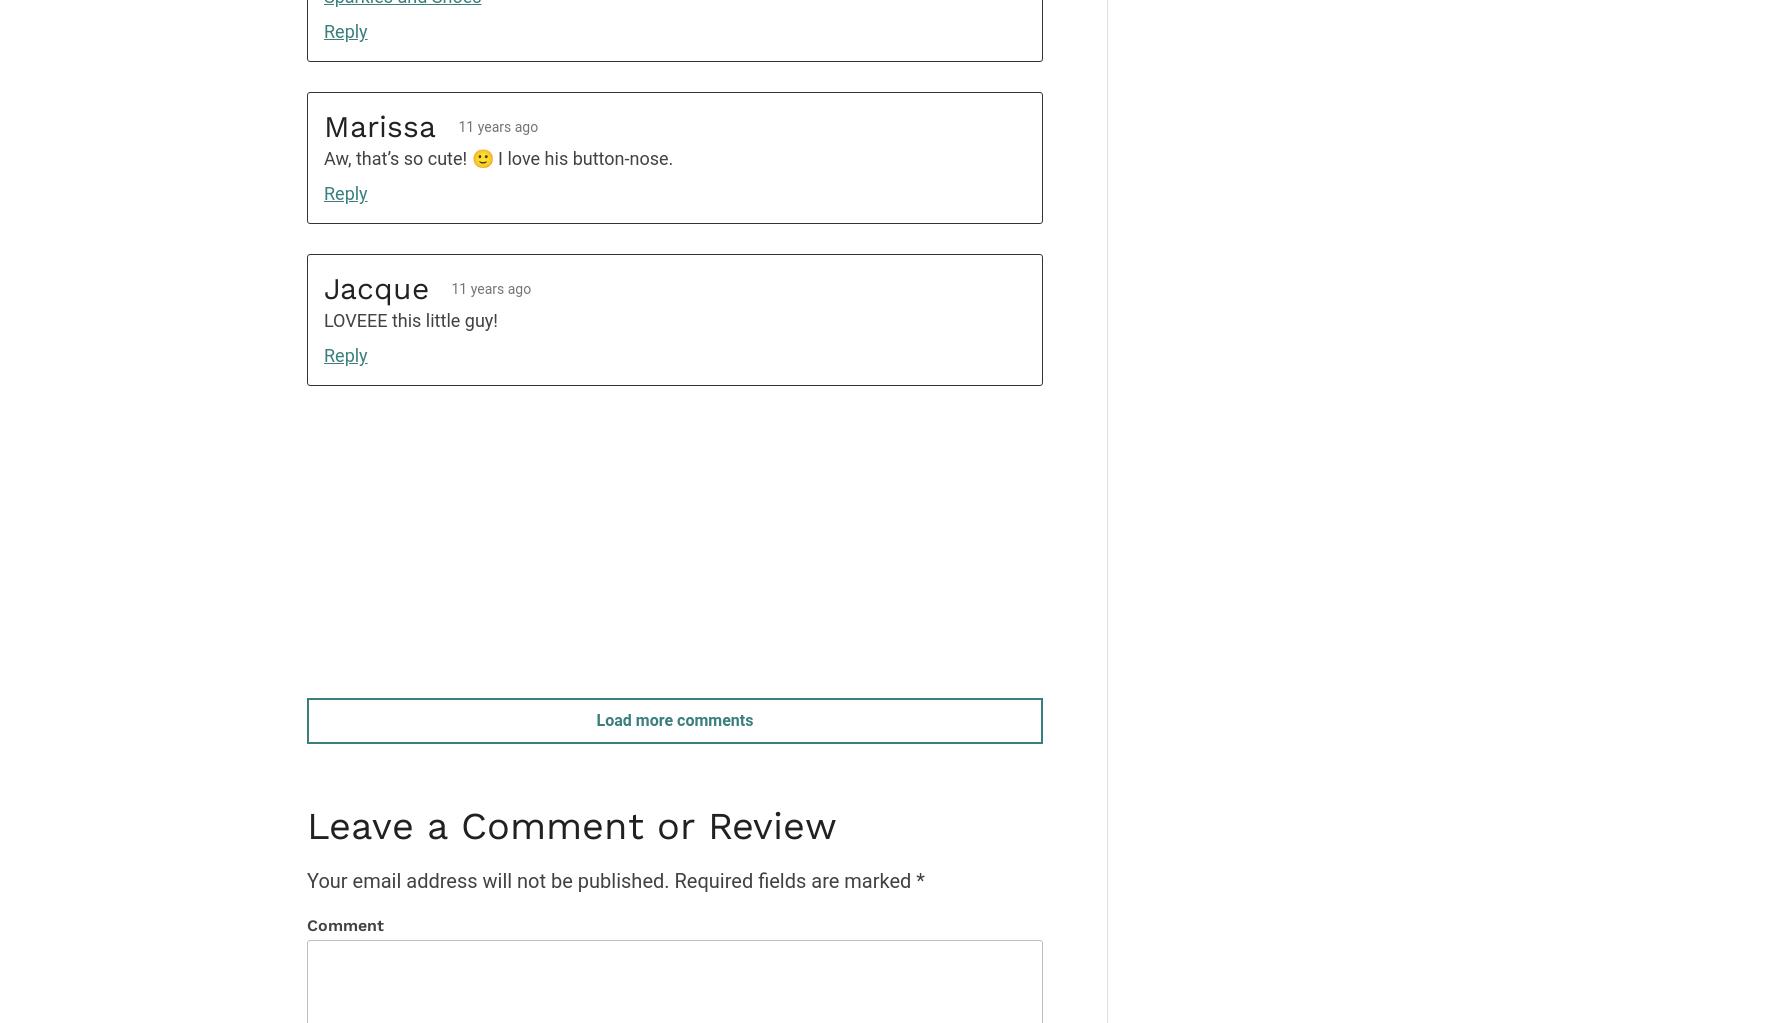 The image size is (1782, 1023). What do you see at coordinates (920, 879) in the screenshot?
I see `'*'` at bounding box center [920, 879].